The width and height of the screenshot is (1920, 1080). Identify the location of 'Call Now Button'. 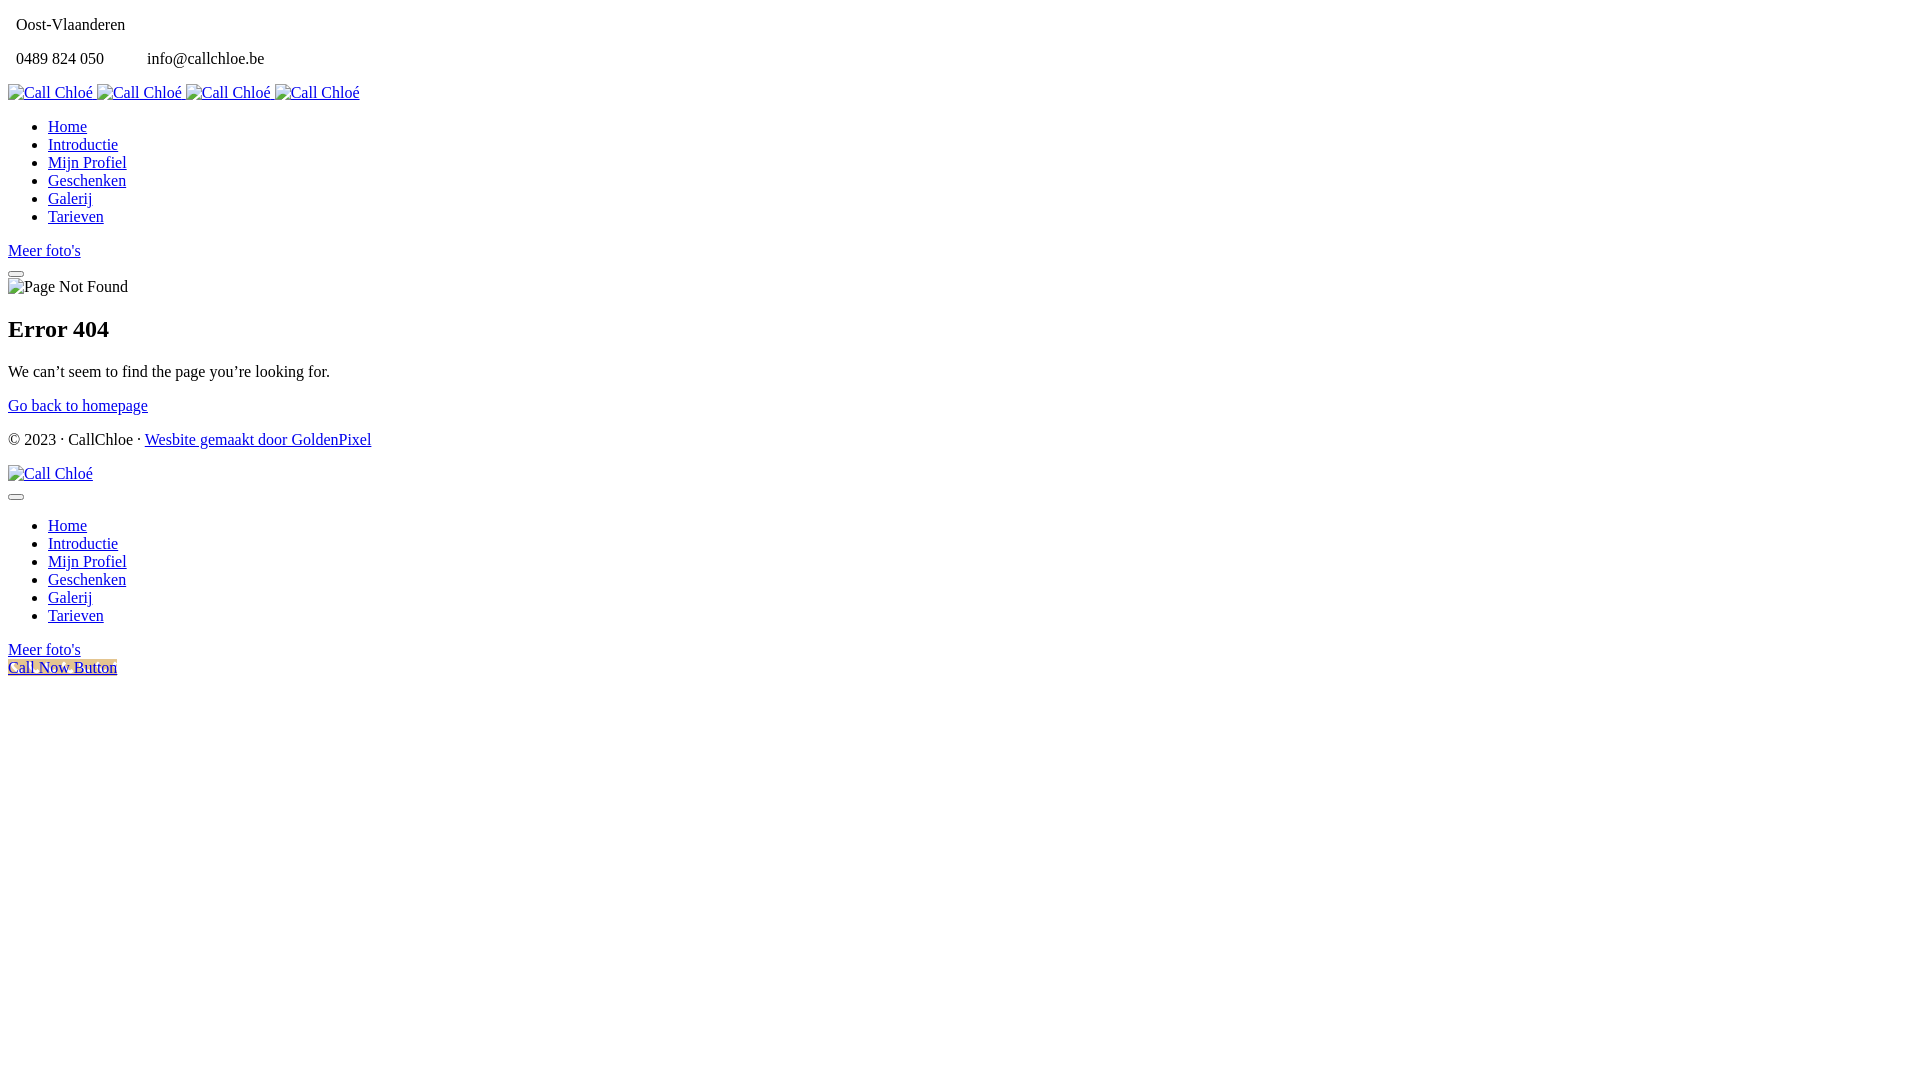
(62, 667).